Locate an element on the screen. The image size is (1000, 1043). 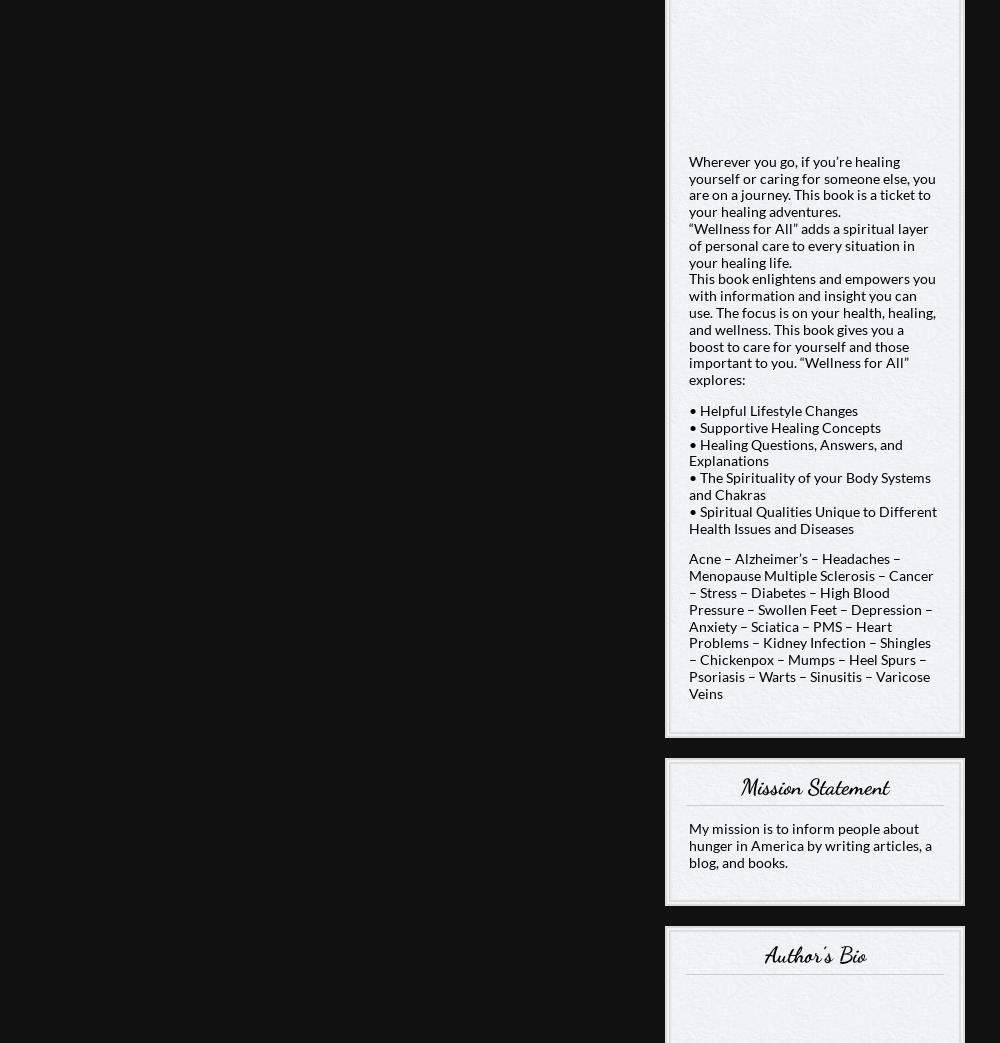
'“Wellness for All” adds a spiritual layer of personal care to every situation in your healing life.' is located at coordinates (808, 245).